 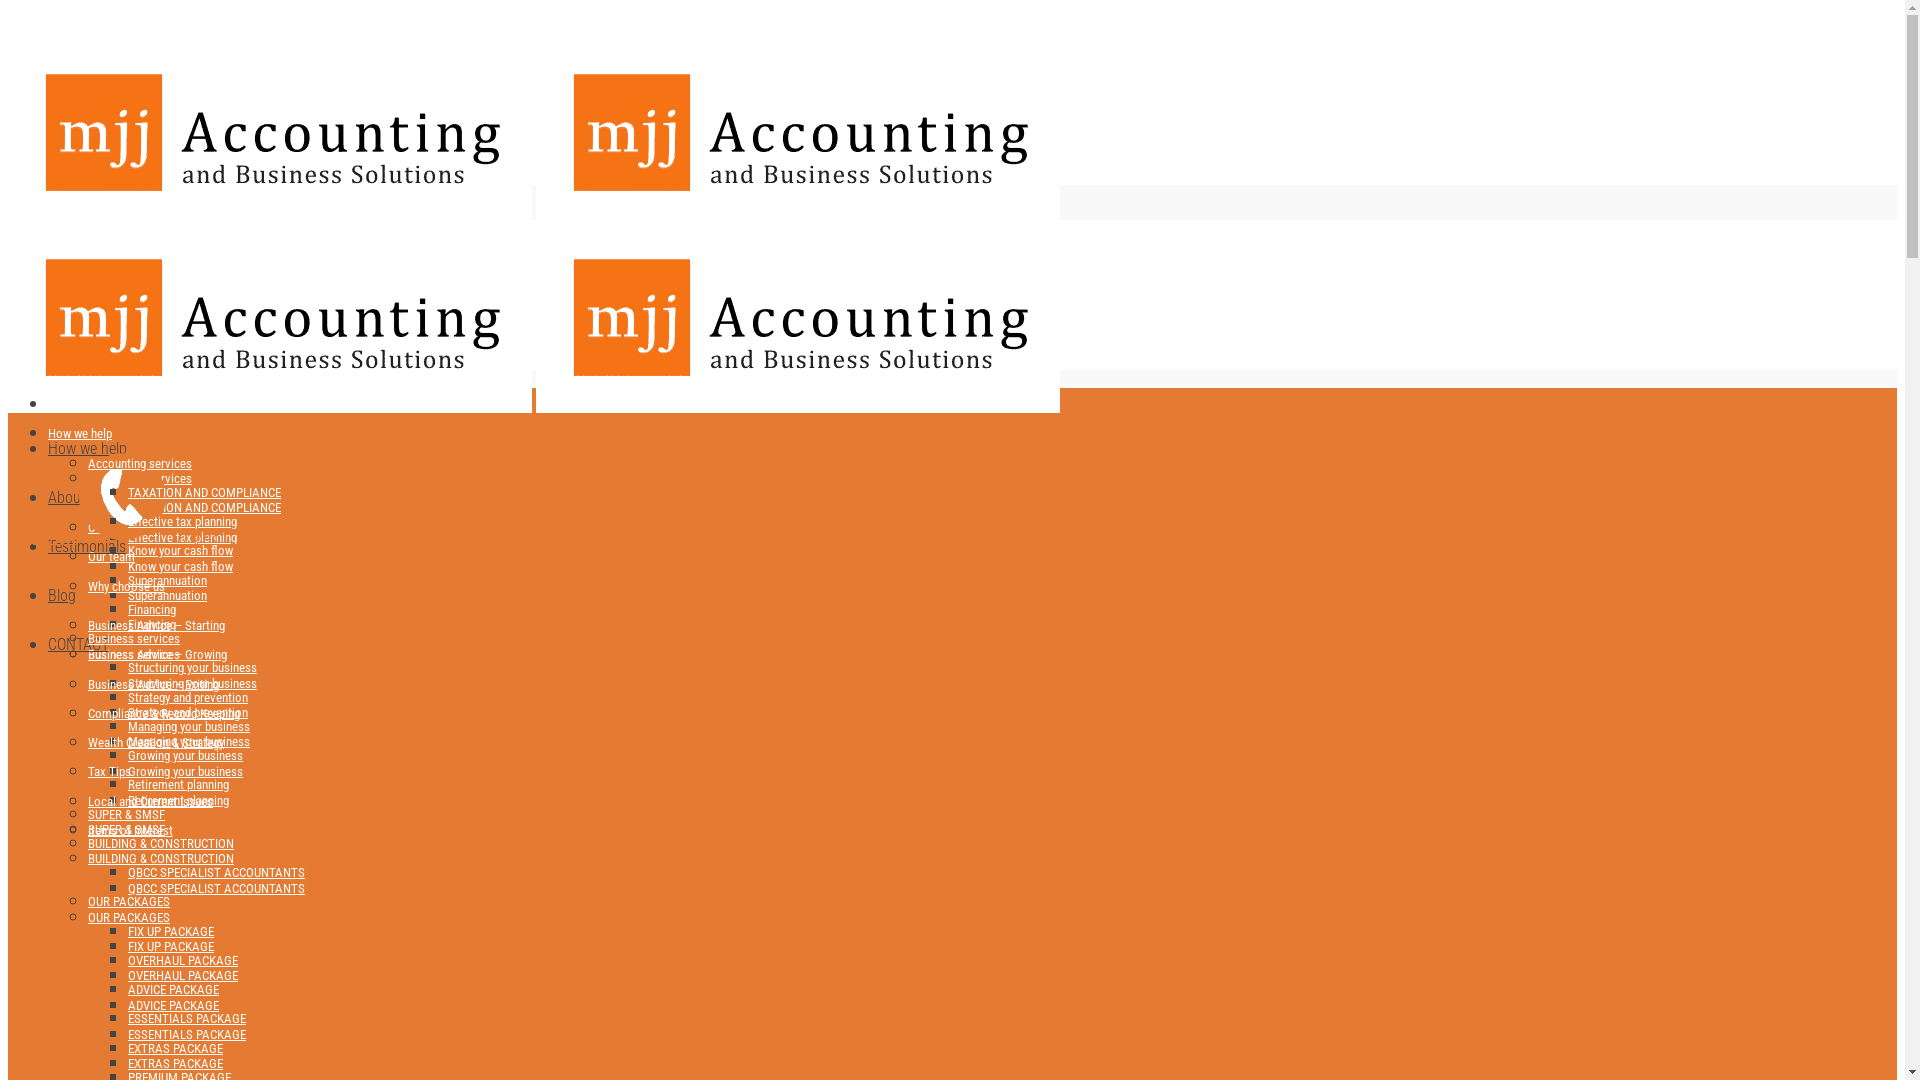 I want to click on 'Know your cash flow', so click(x=127, y=566).